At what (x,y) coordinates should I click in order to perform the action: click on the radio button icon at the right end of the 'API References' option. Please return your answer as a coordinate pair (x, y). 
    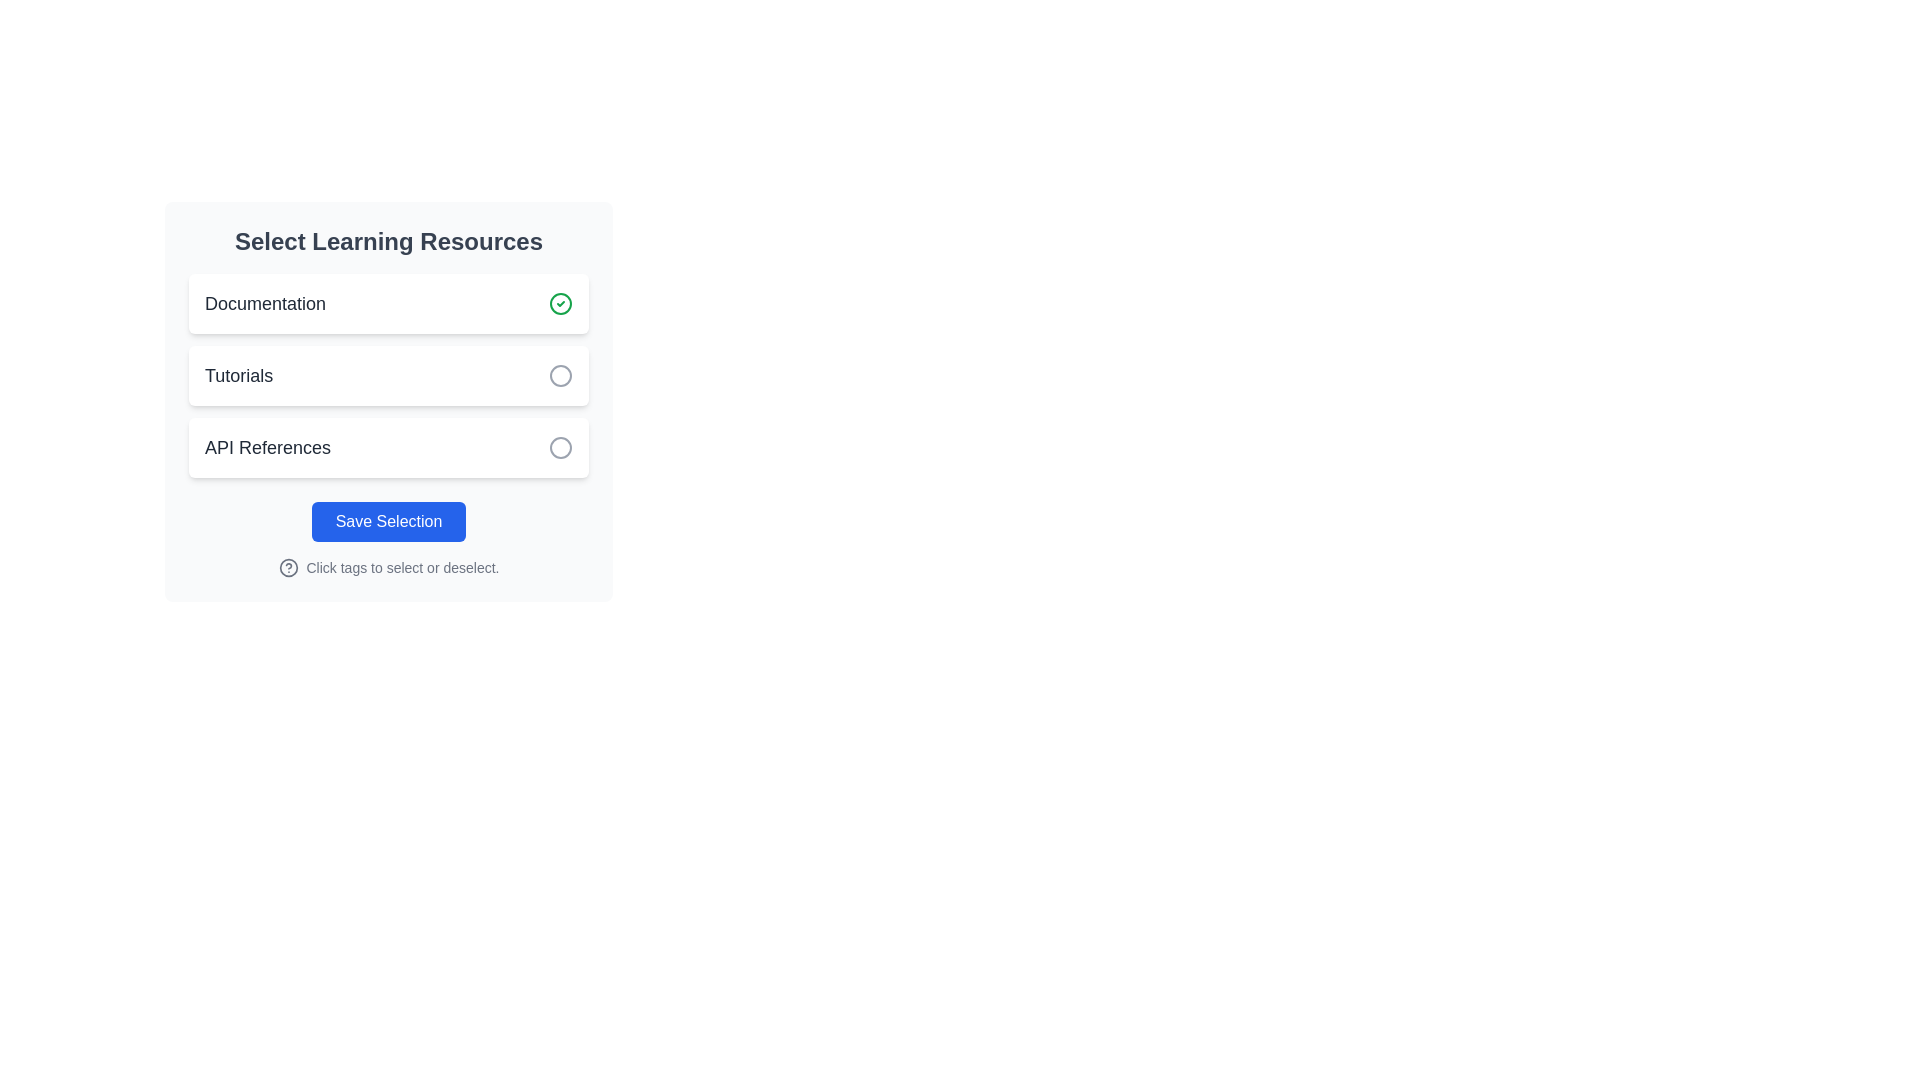
    Looking at the image, I should click on (560, 446).